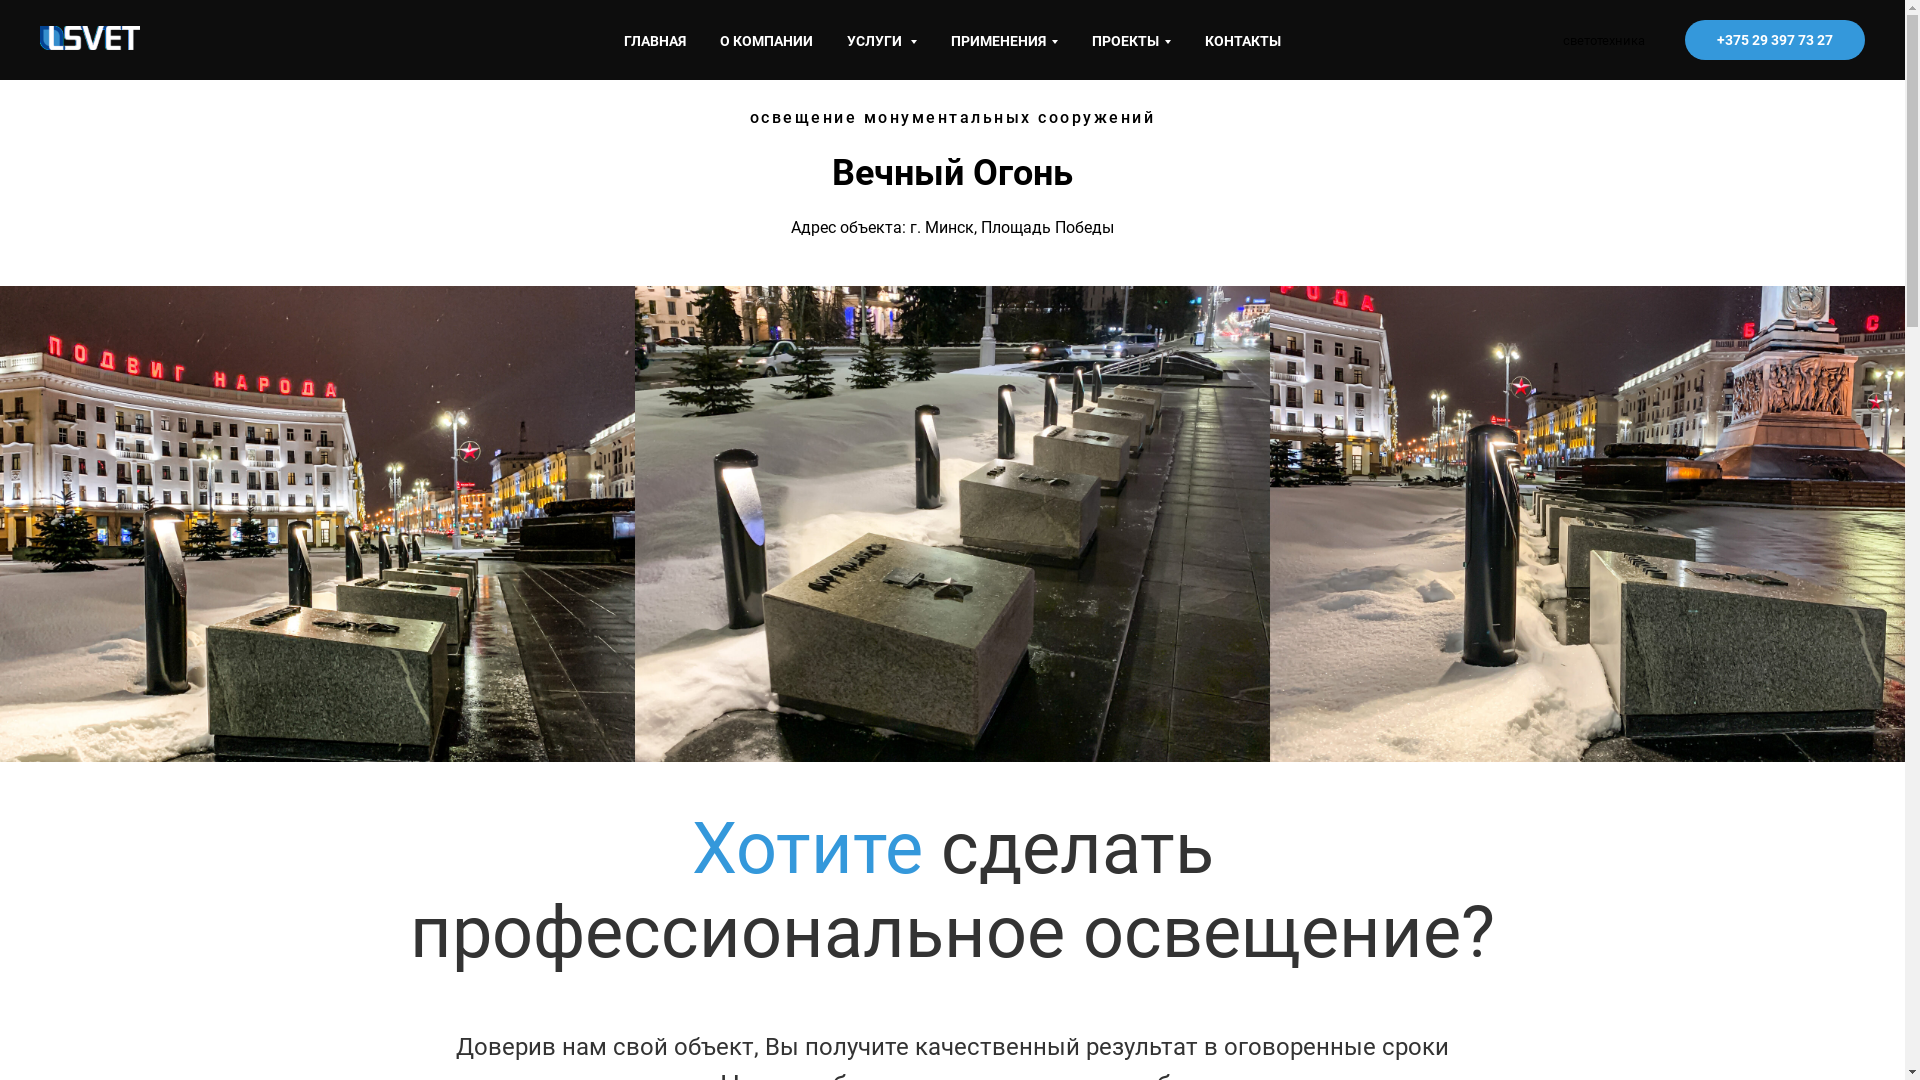 The height and width of the screenshot is (1080, 1920). What do you see at coordinates (1775, 39) in the screenshot?
I see `'+375 29 397 73 27'` at bounding box center [1775, 39].